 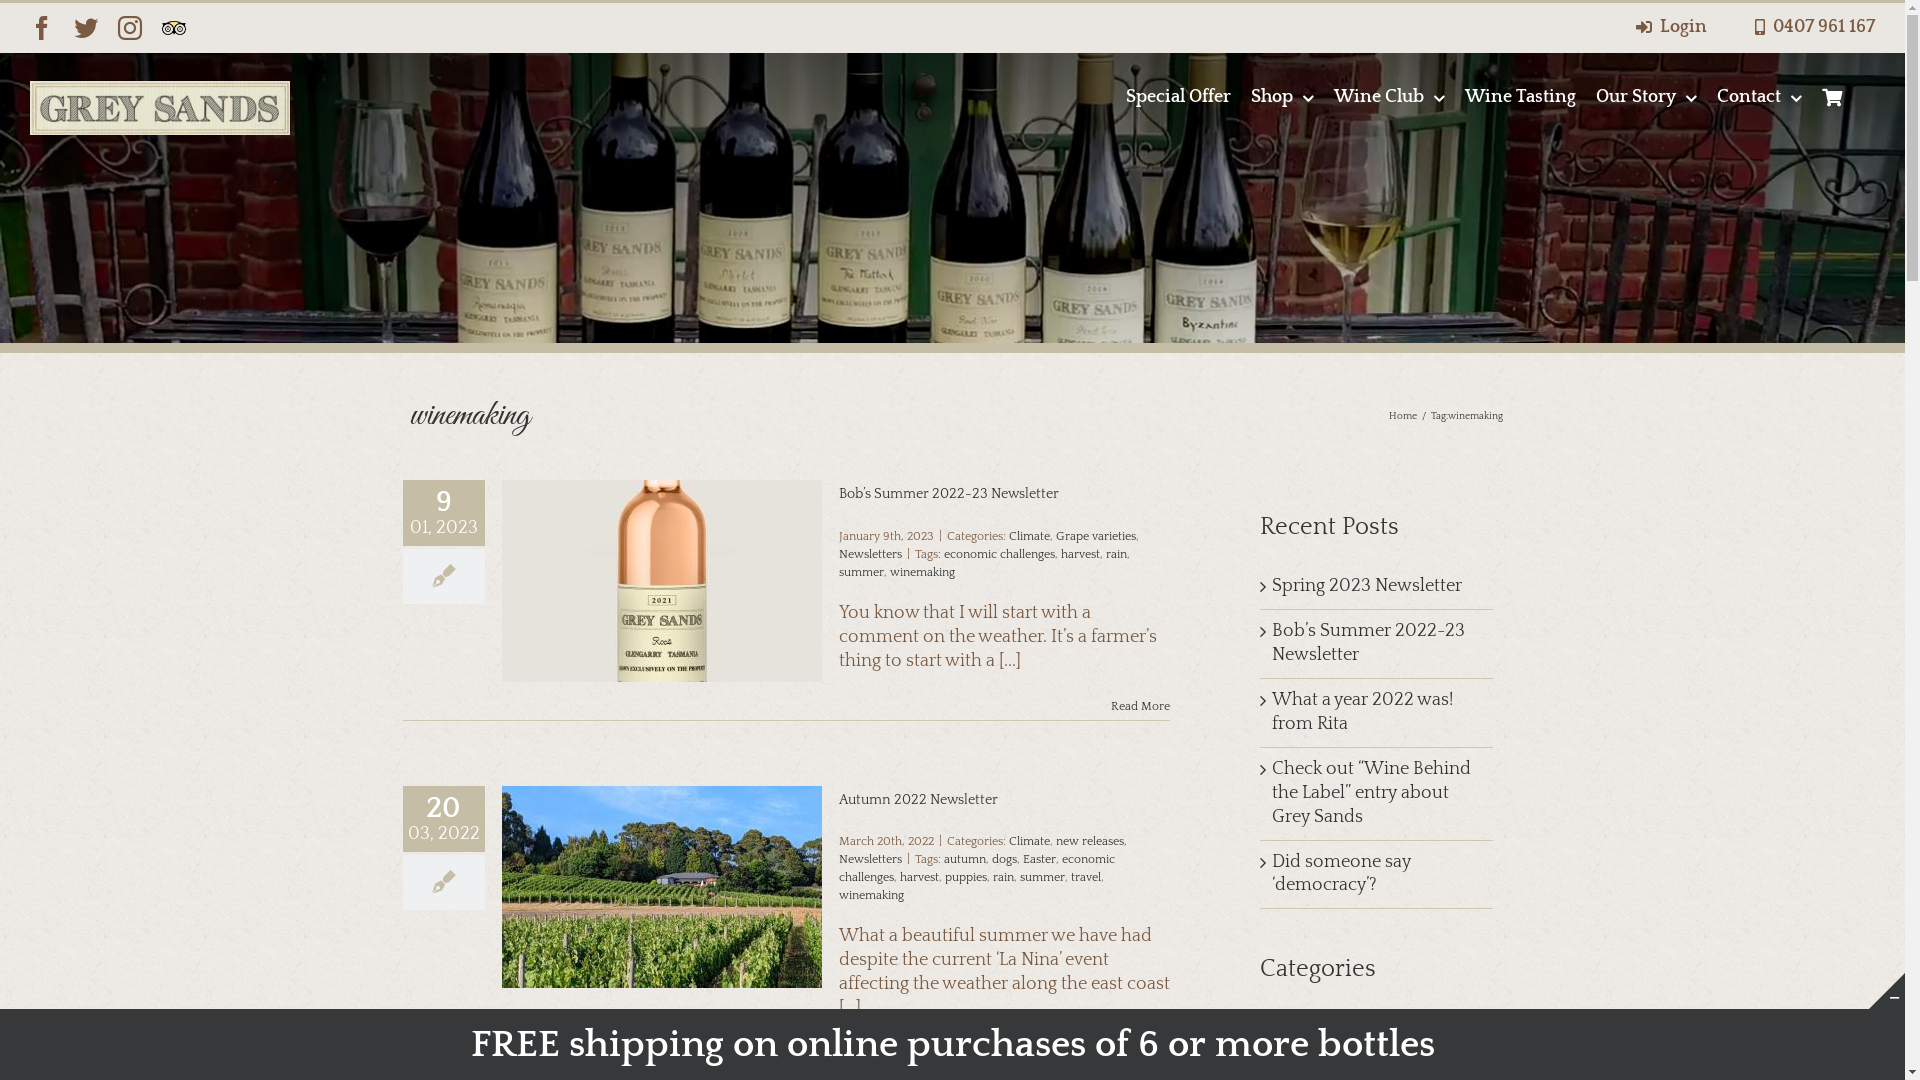 What do you see at coordinates (1038, 858) in the screenshot?
I see `'Easter'` at bounding box center [1038, 858].